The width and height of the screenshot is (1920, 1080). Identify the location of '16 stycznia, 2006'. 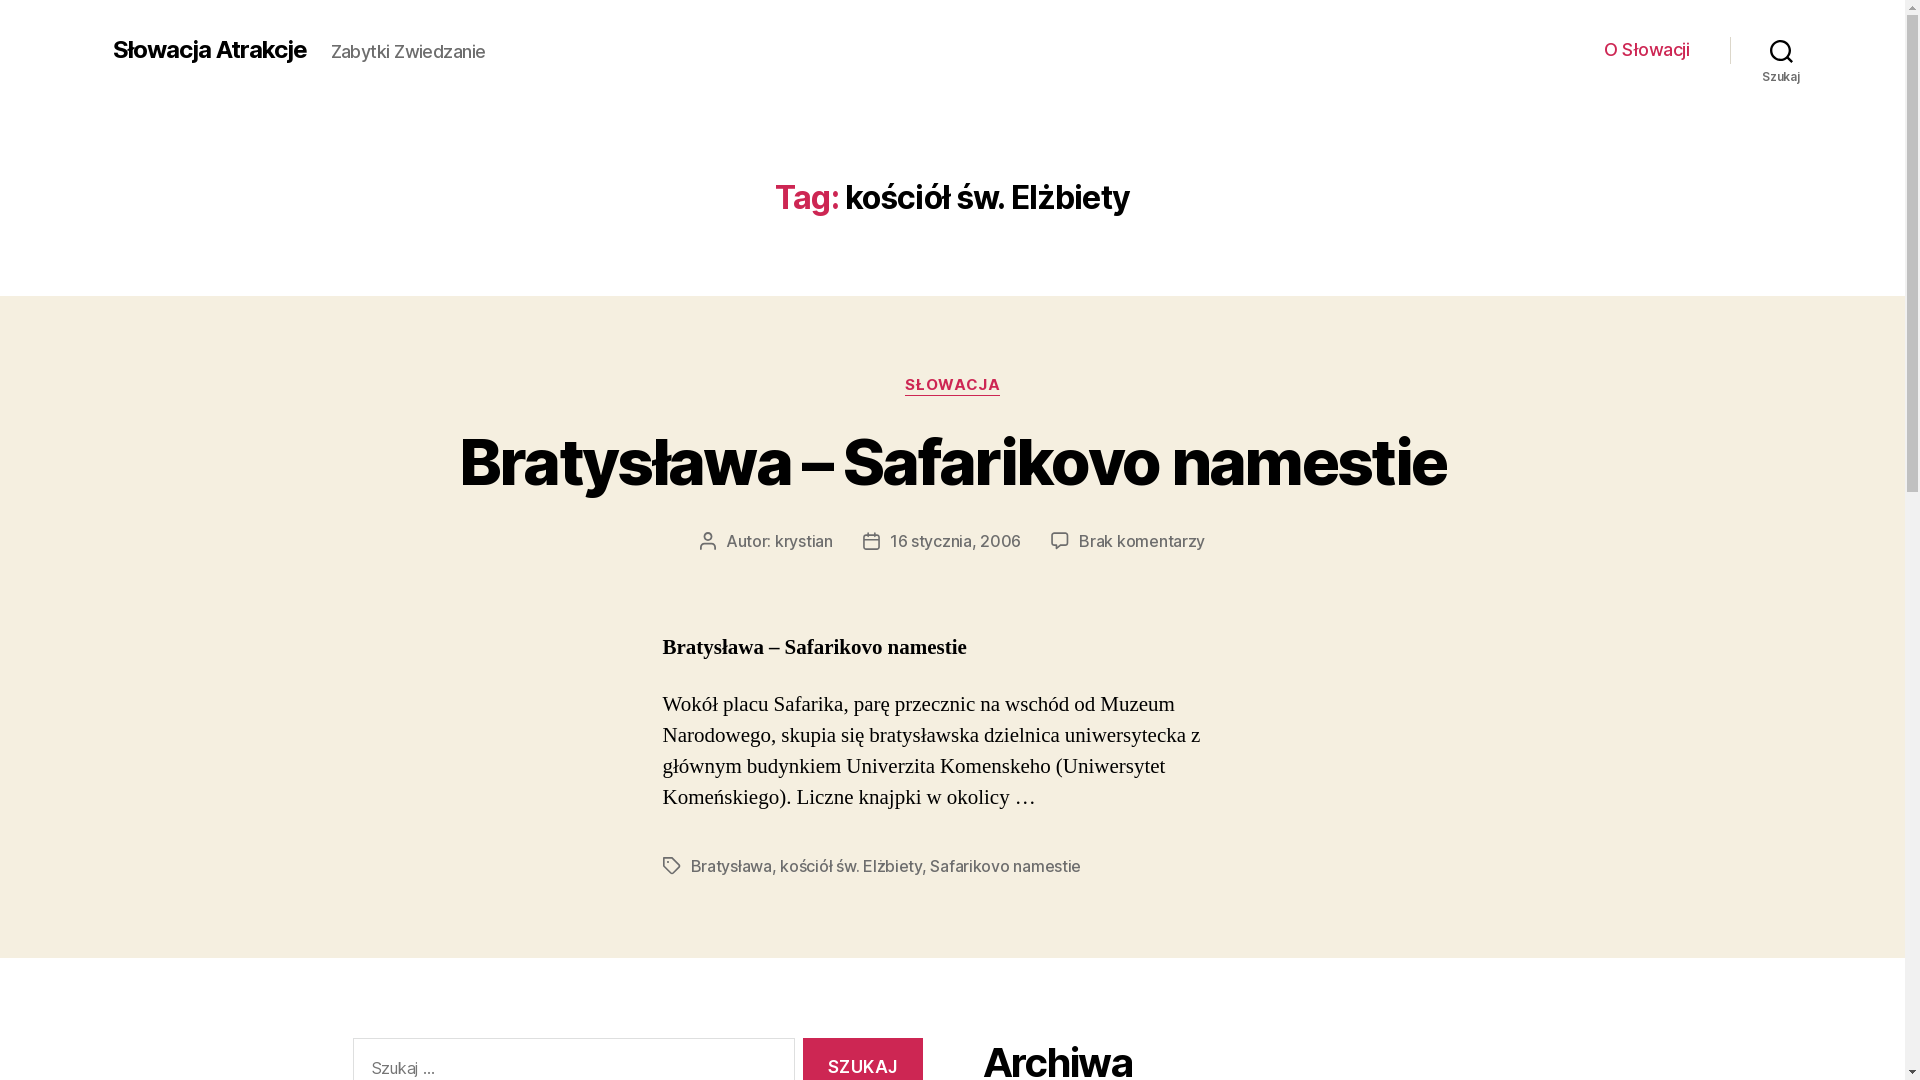
(954, 540).